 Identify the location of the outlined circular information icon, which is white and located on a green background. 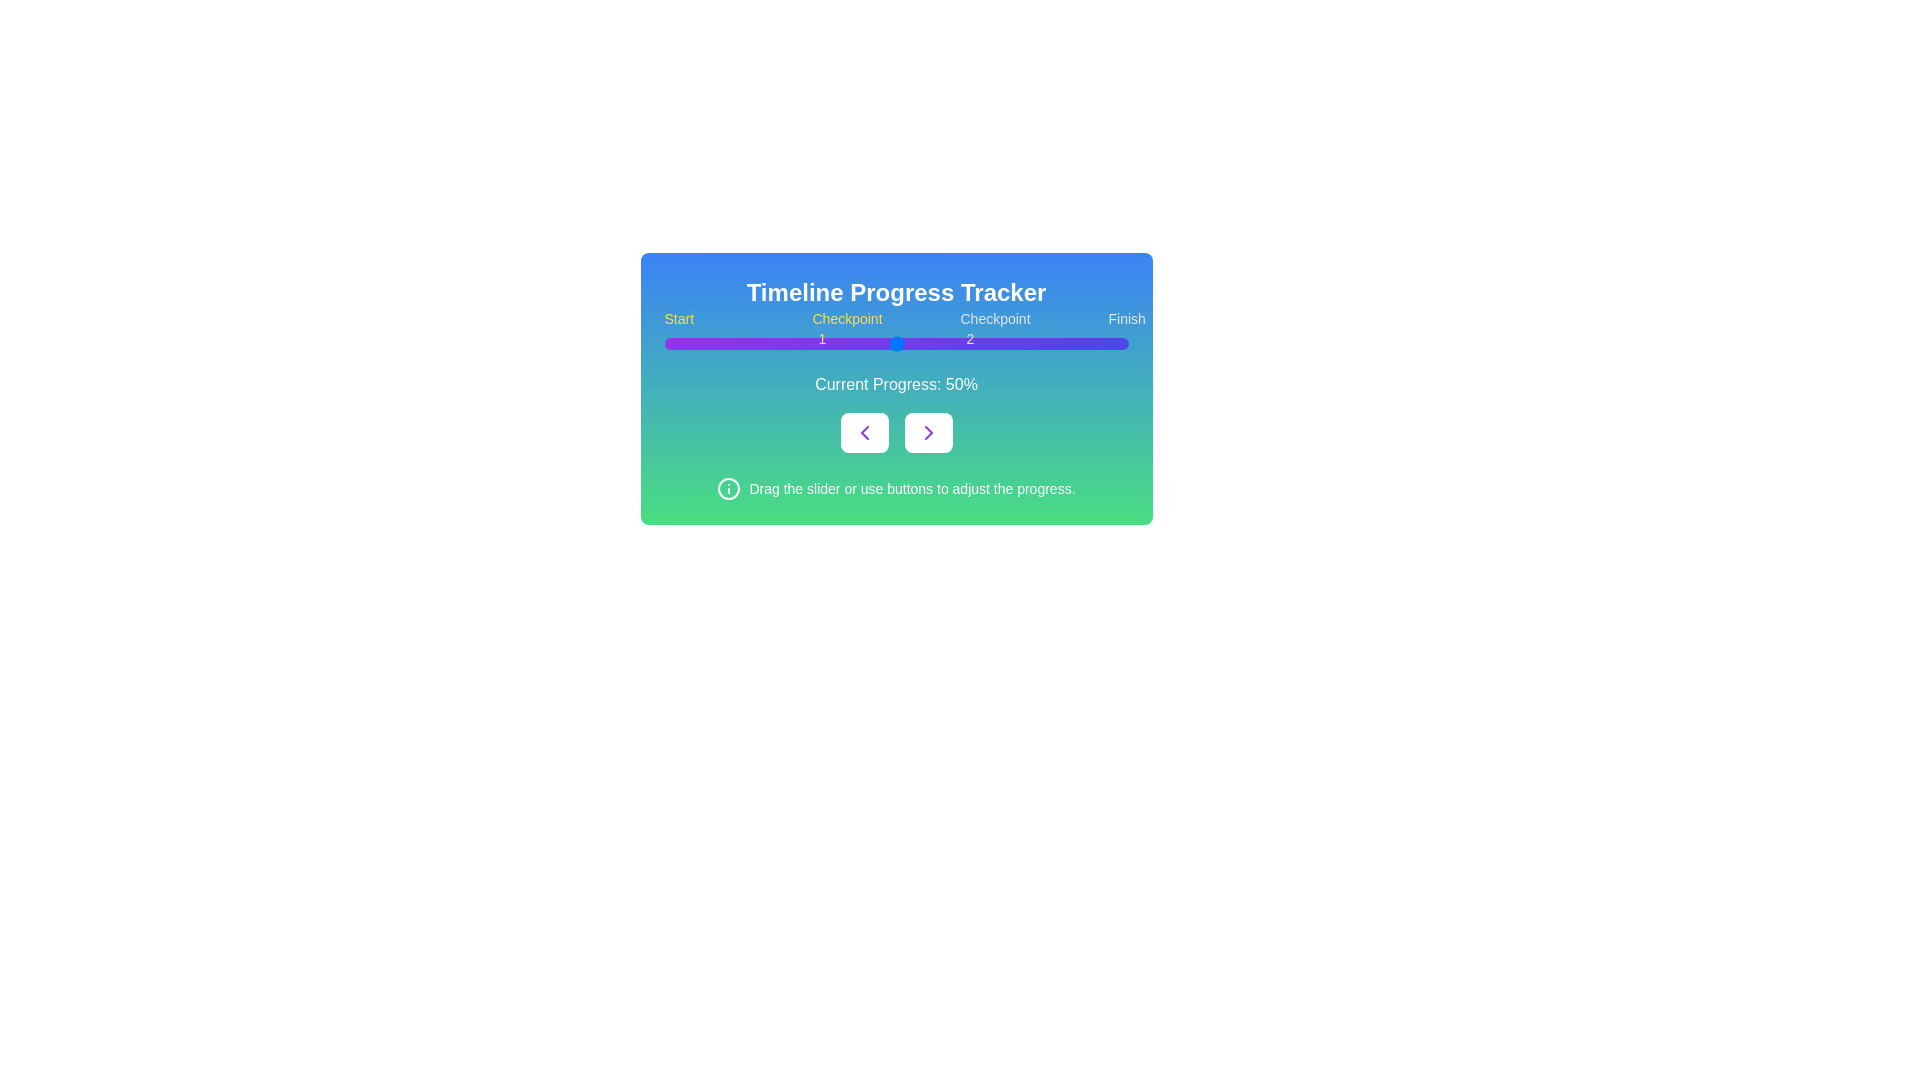
(728, 489).